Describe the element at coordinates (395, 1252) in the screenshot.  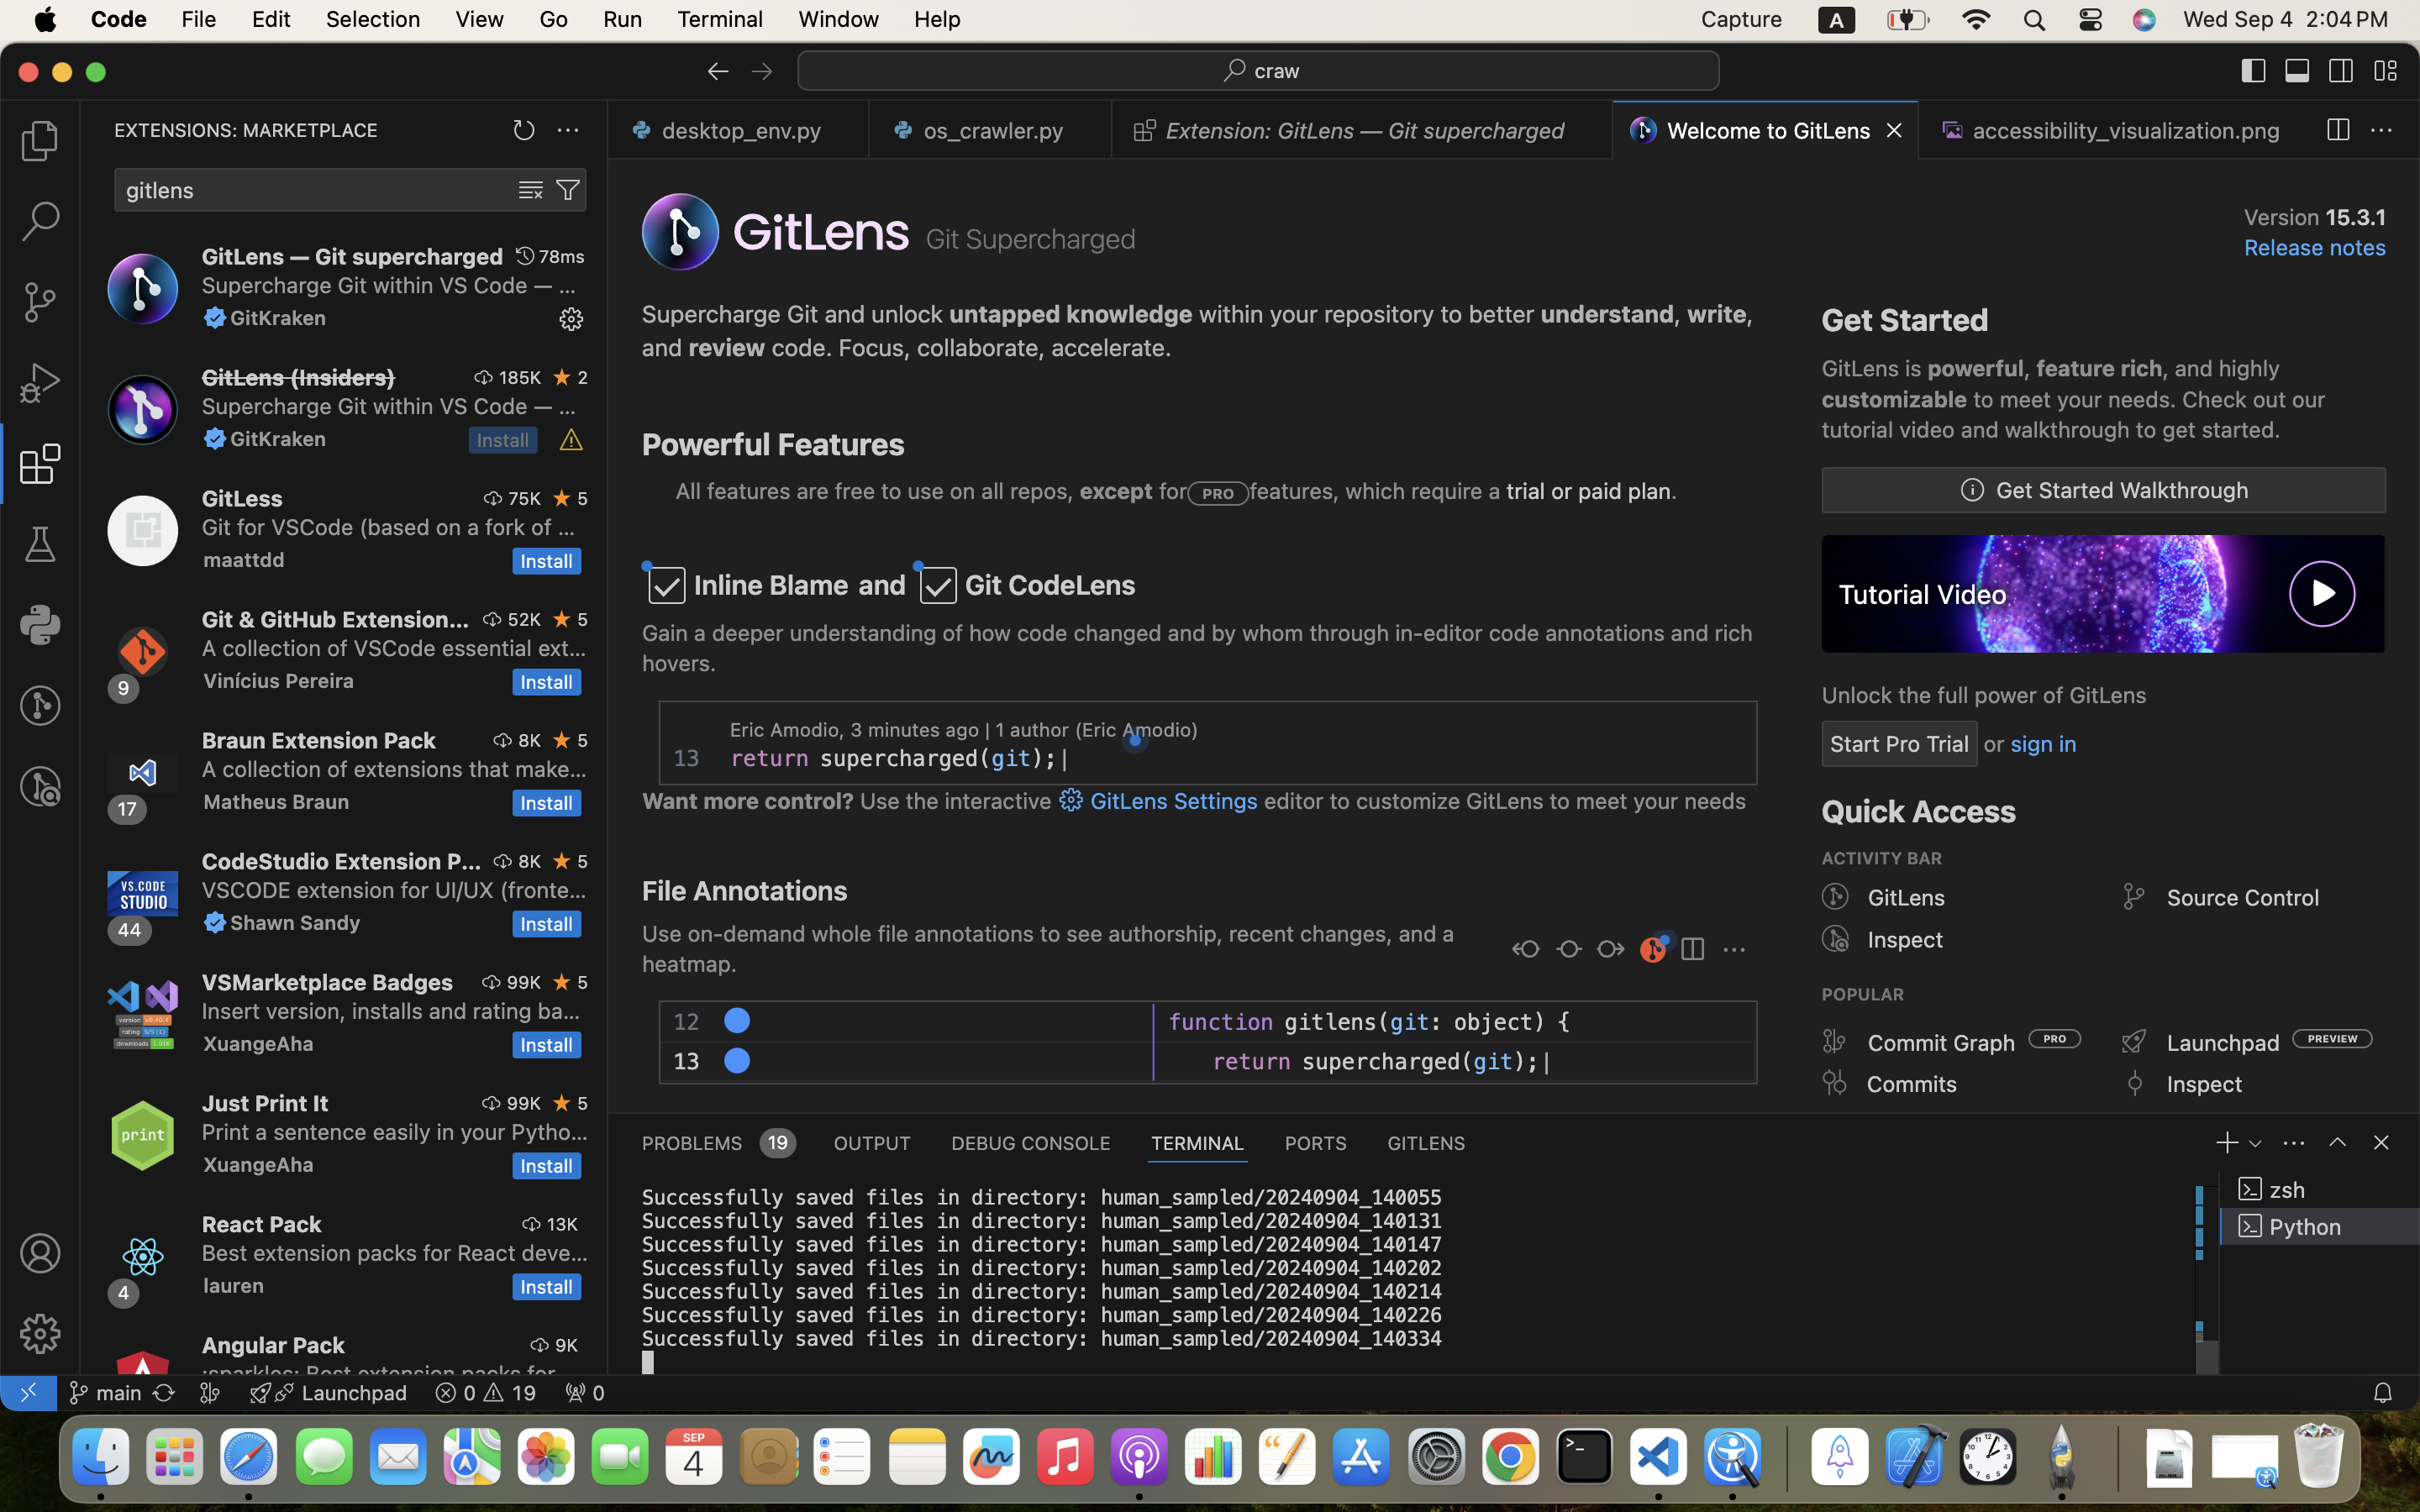
I see `'Best extension packs for React development and more.'` at that location.